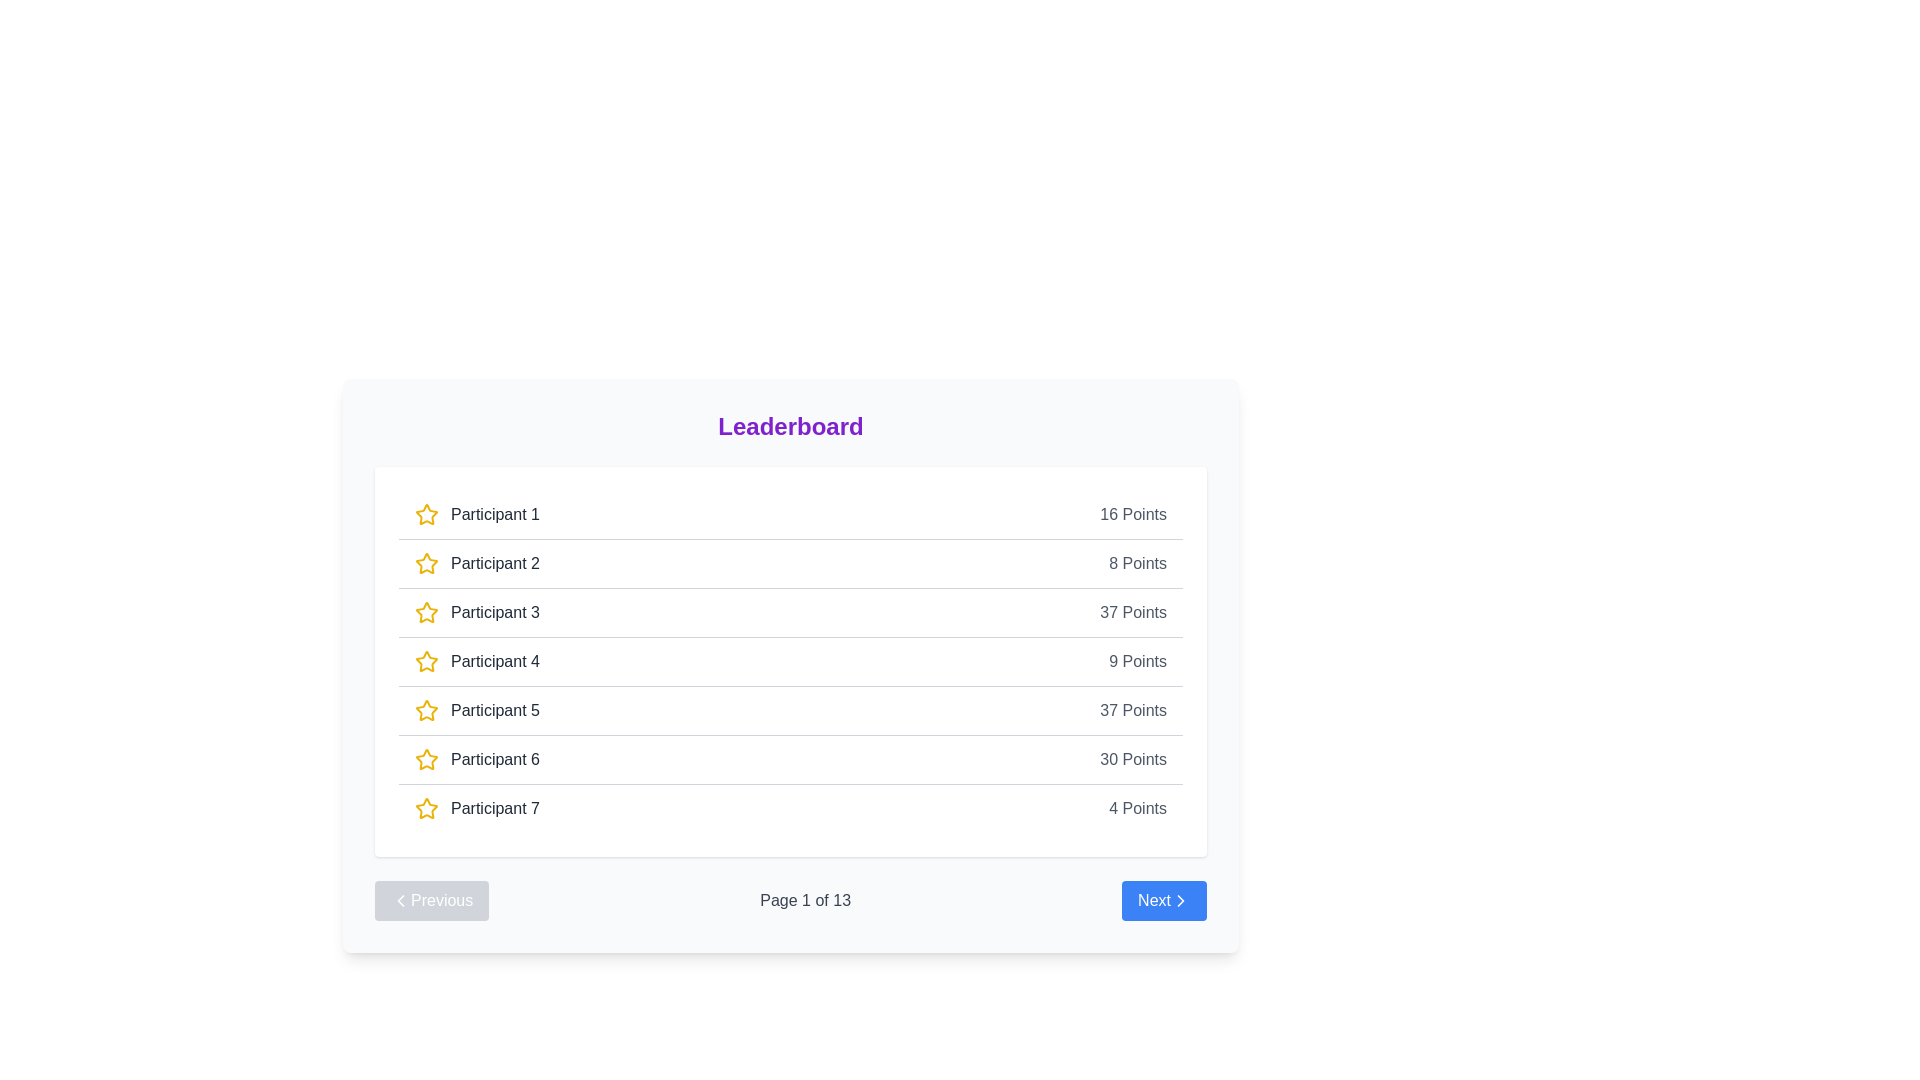 The width and height of the screenshot is (1920, 1080). What do you see at coordinates (790, 611) in the screenshot?
I see `participant name and score from the third entry in the leaderboard list, which is centered horizontally and aligned with similar elements` at bounding box center [790, 611].